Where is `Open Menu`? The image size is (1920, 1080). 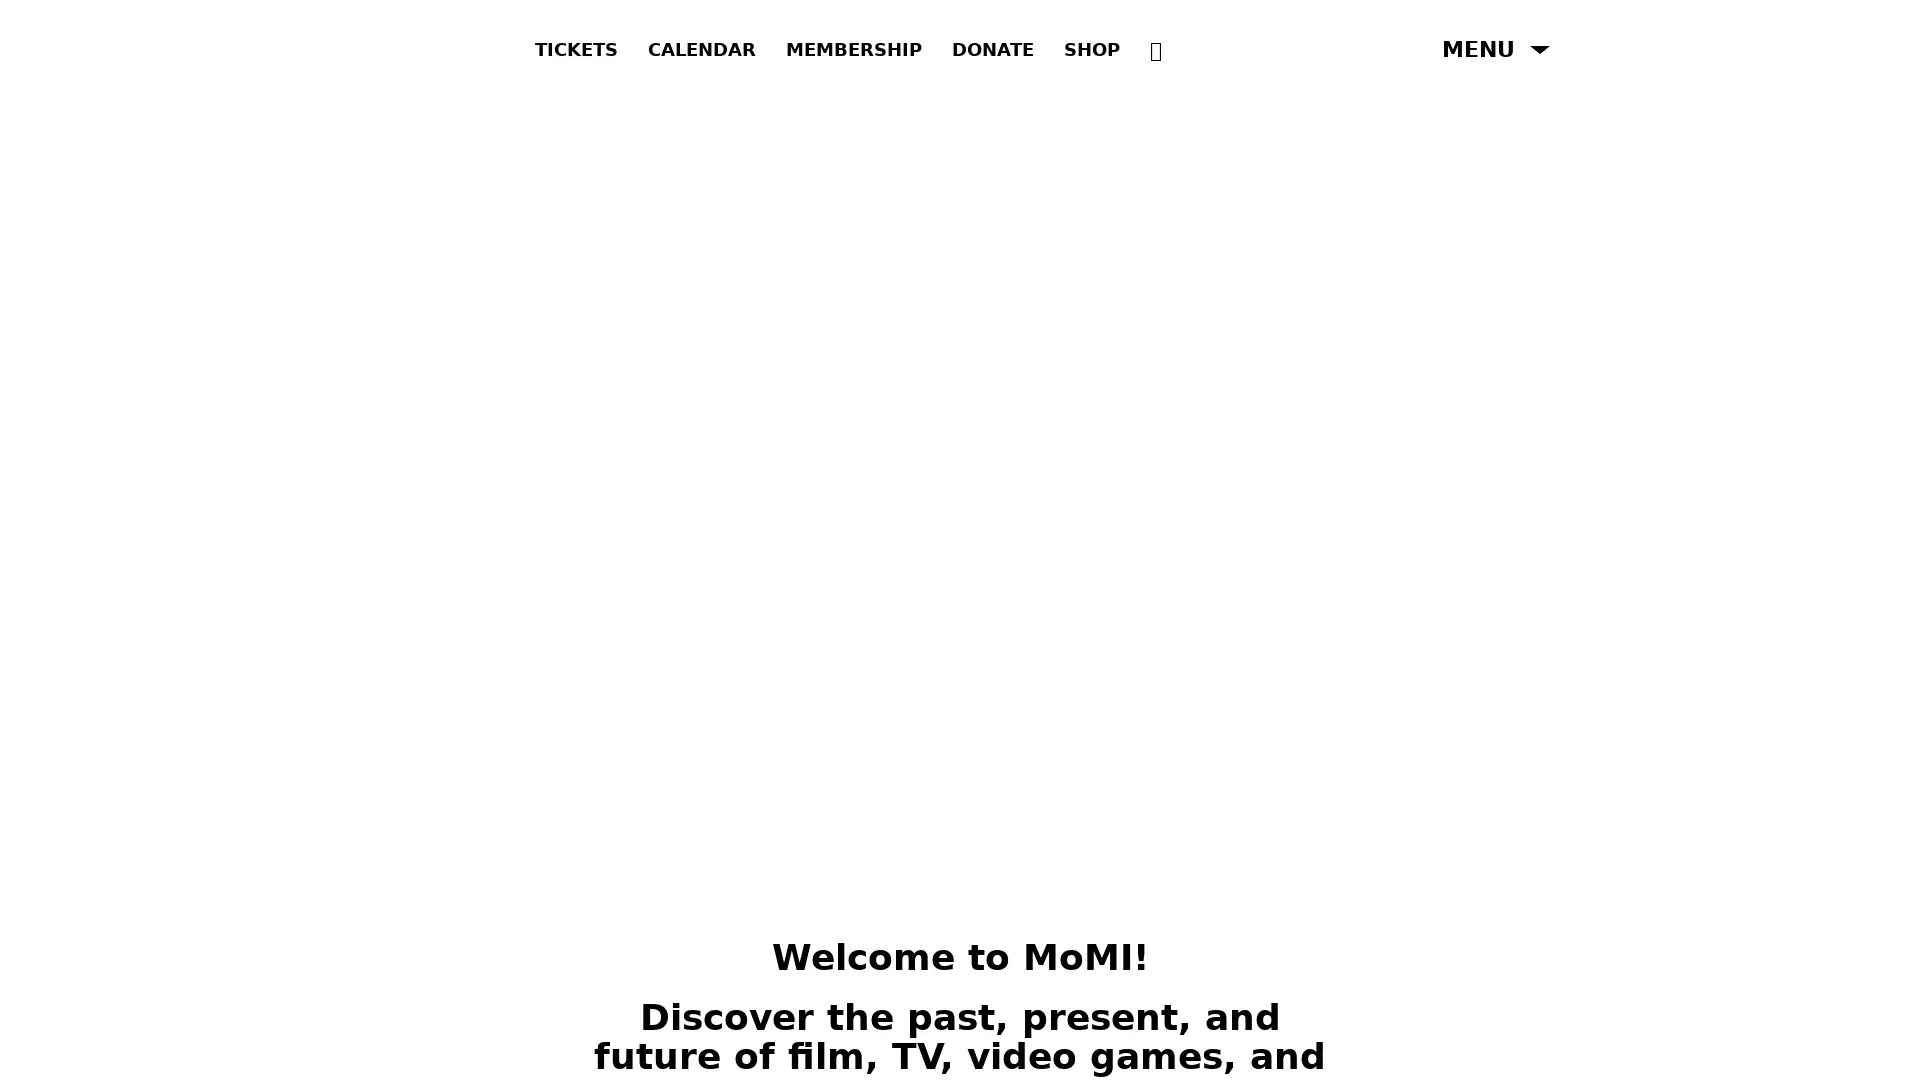 Open Menu is located at coordinates (1488, 48).